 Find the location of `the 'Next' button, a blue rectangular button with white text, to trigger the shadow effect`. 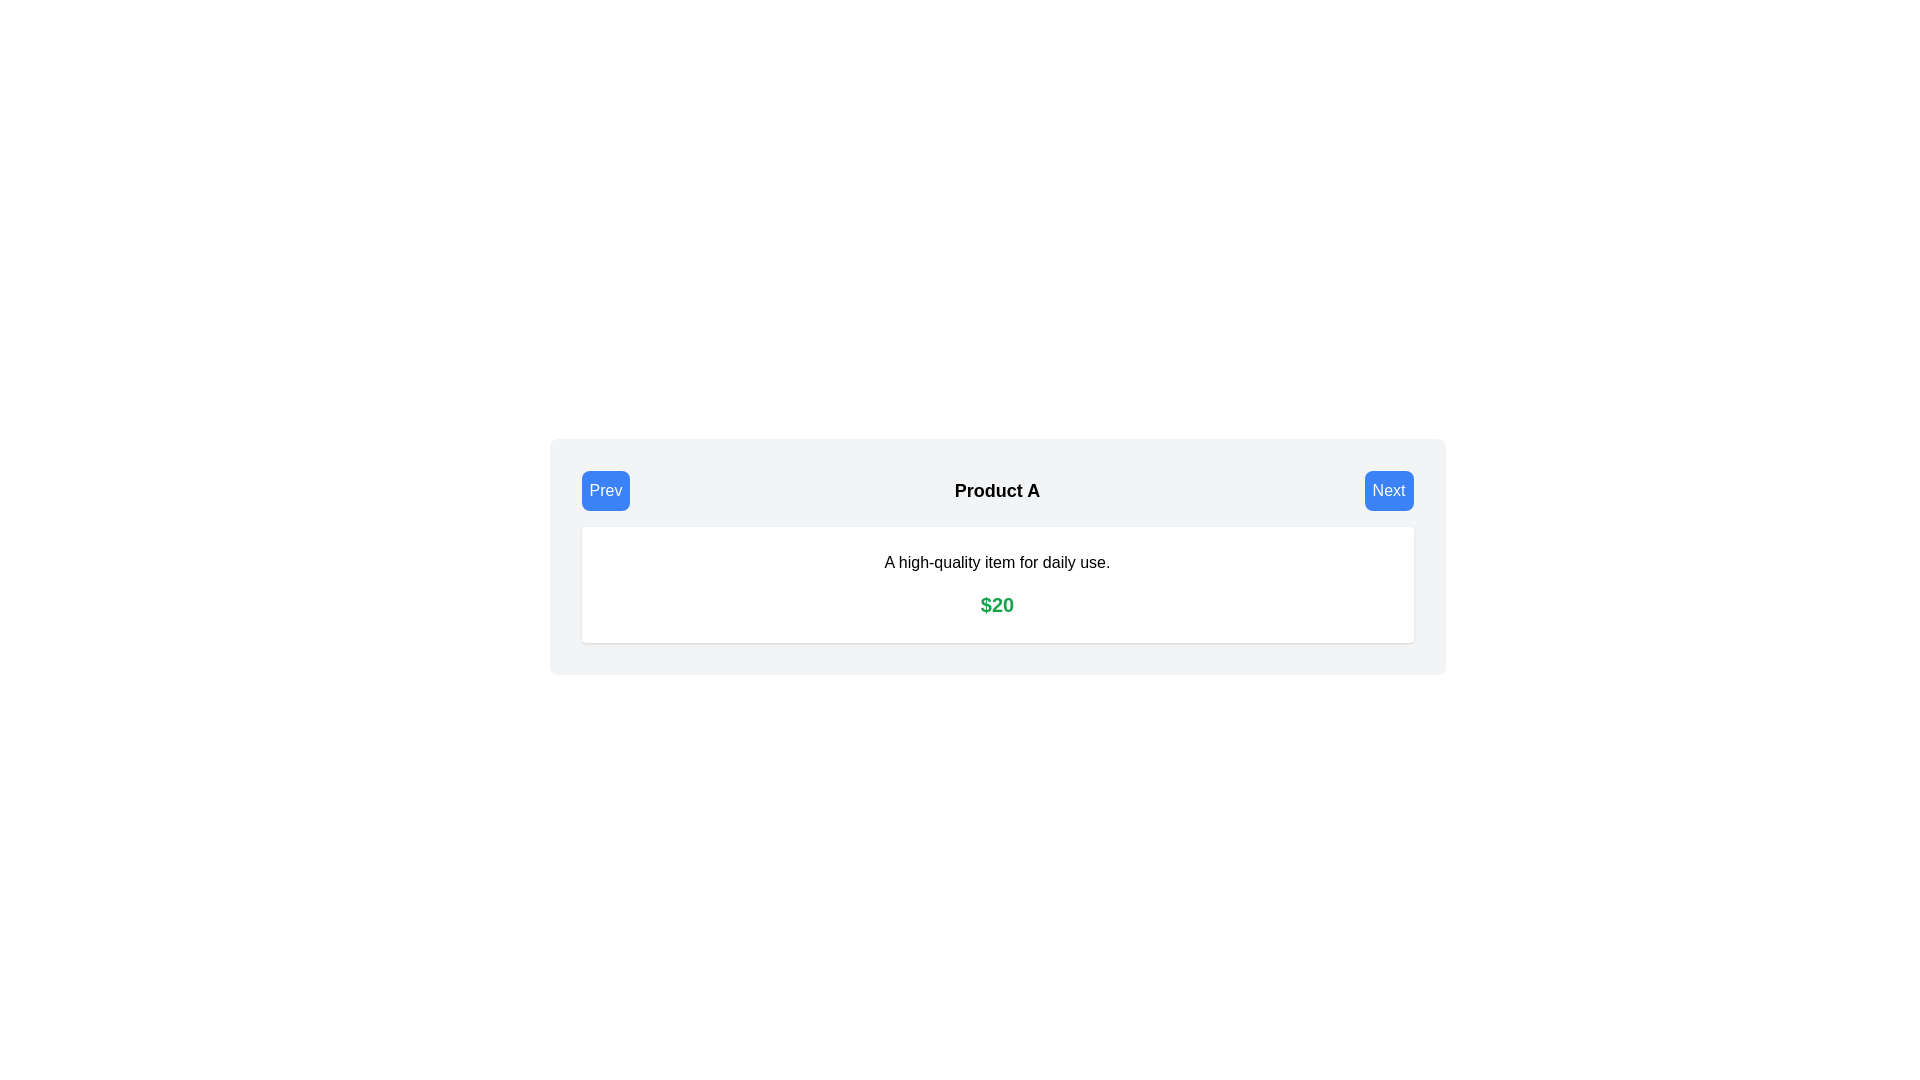

the 'Next' button, a blue rectangular button with white text, to trigger the shadow effect is located at coordinates (1388, 490).